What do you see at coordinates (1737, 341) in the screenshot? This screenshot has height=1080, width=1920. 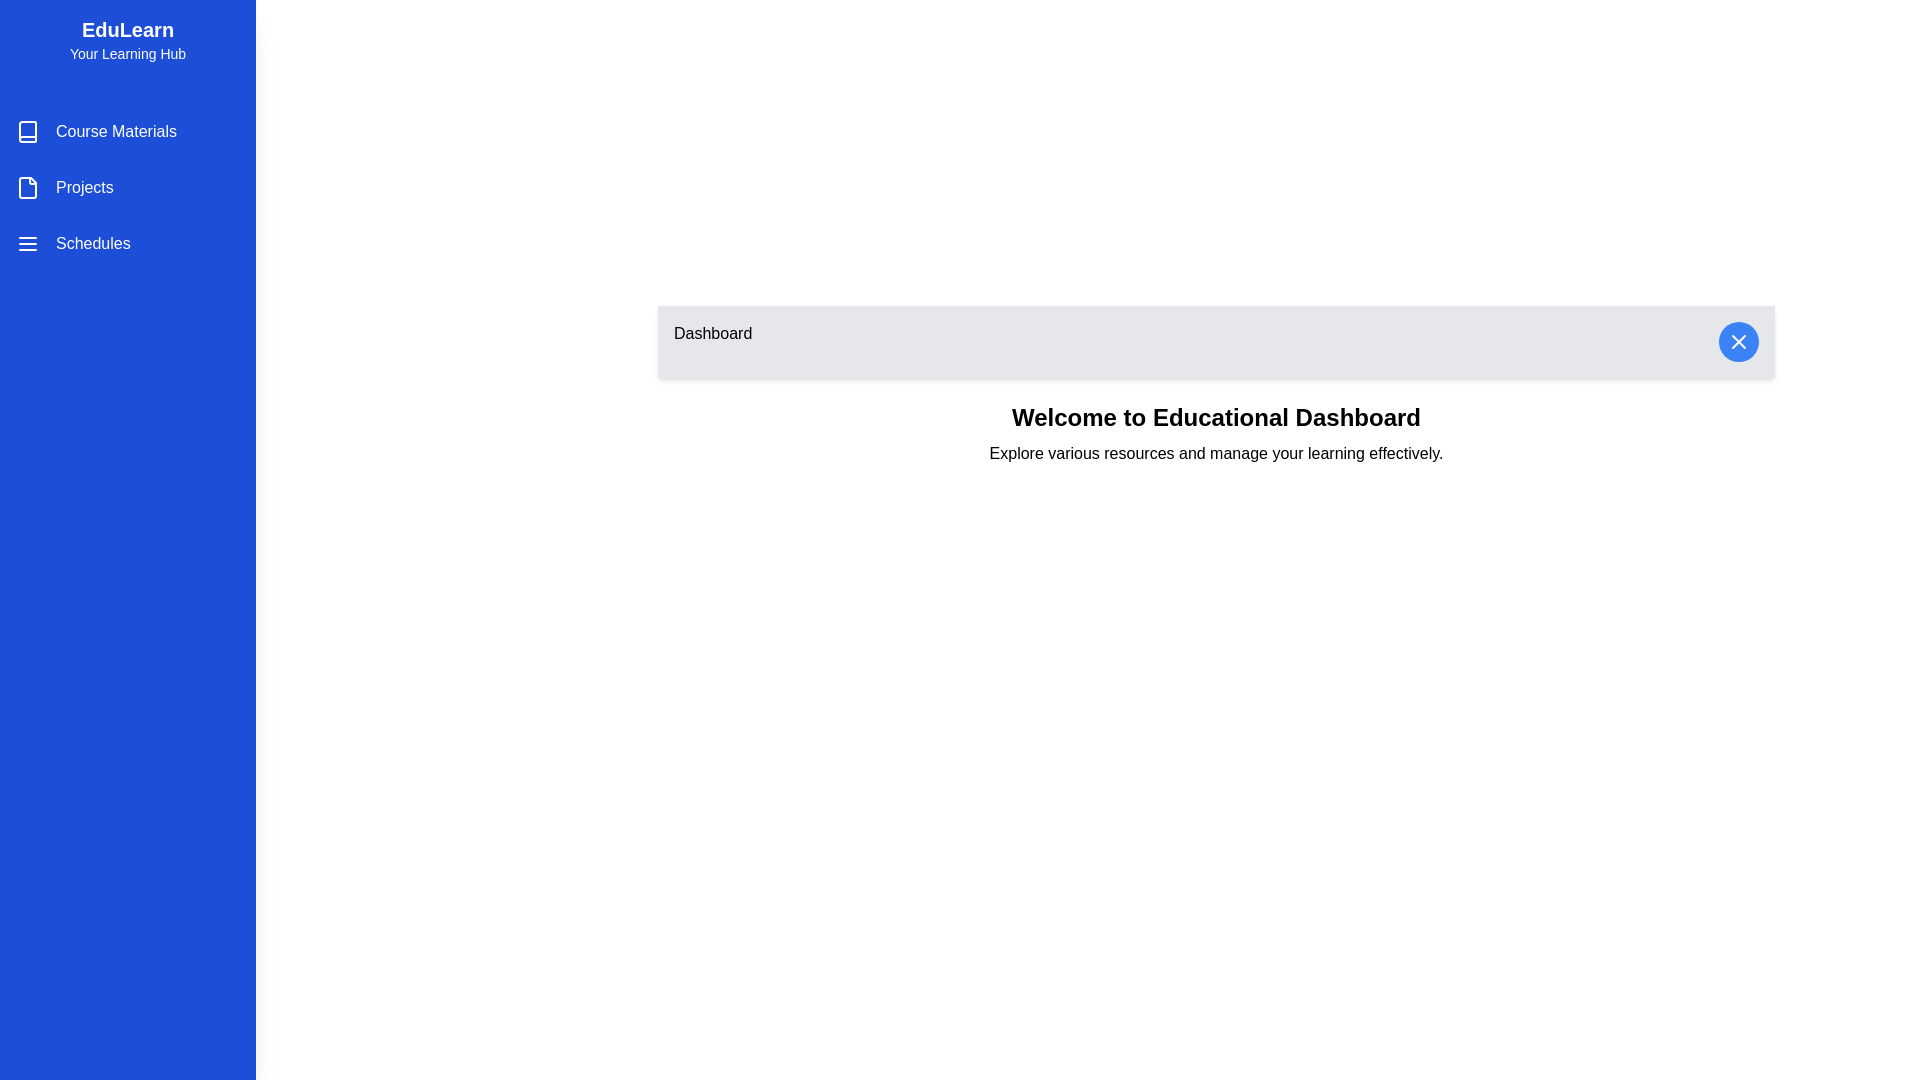 I see `the close button located in the top-right corner of the light grey horizontal bar labeled 'Dashboard'` at bounding box center [1737, 341].